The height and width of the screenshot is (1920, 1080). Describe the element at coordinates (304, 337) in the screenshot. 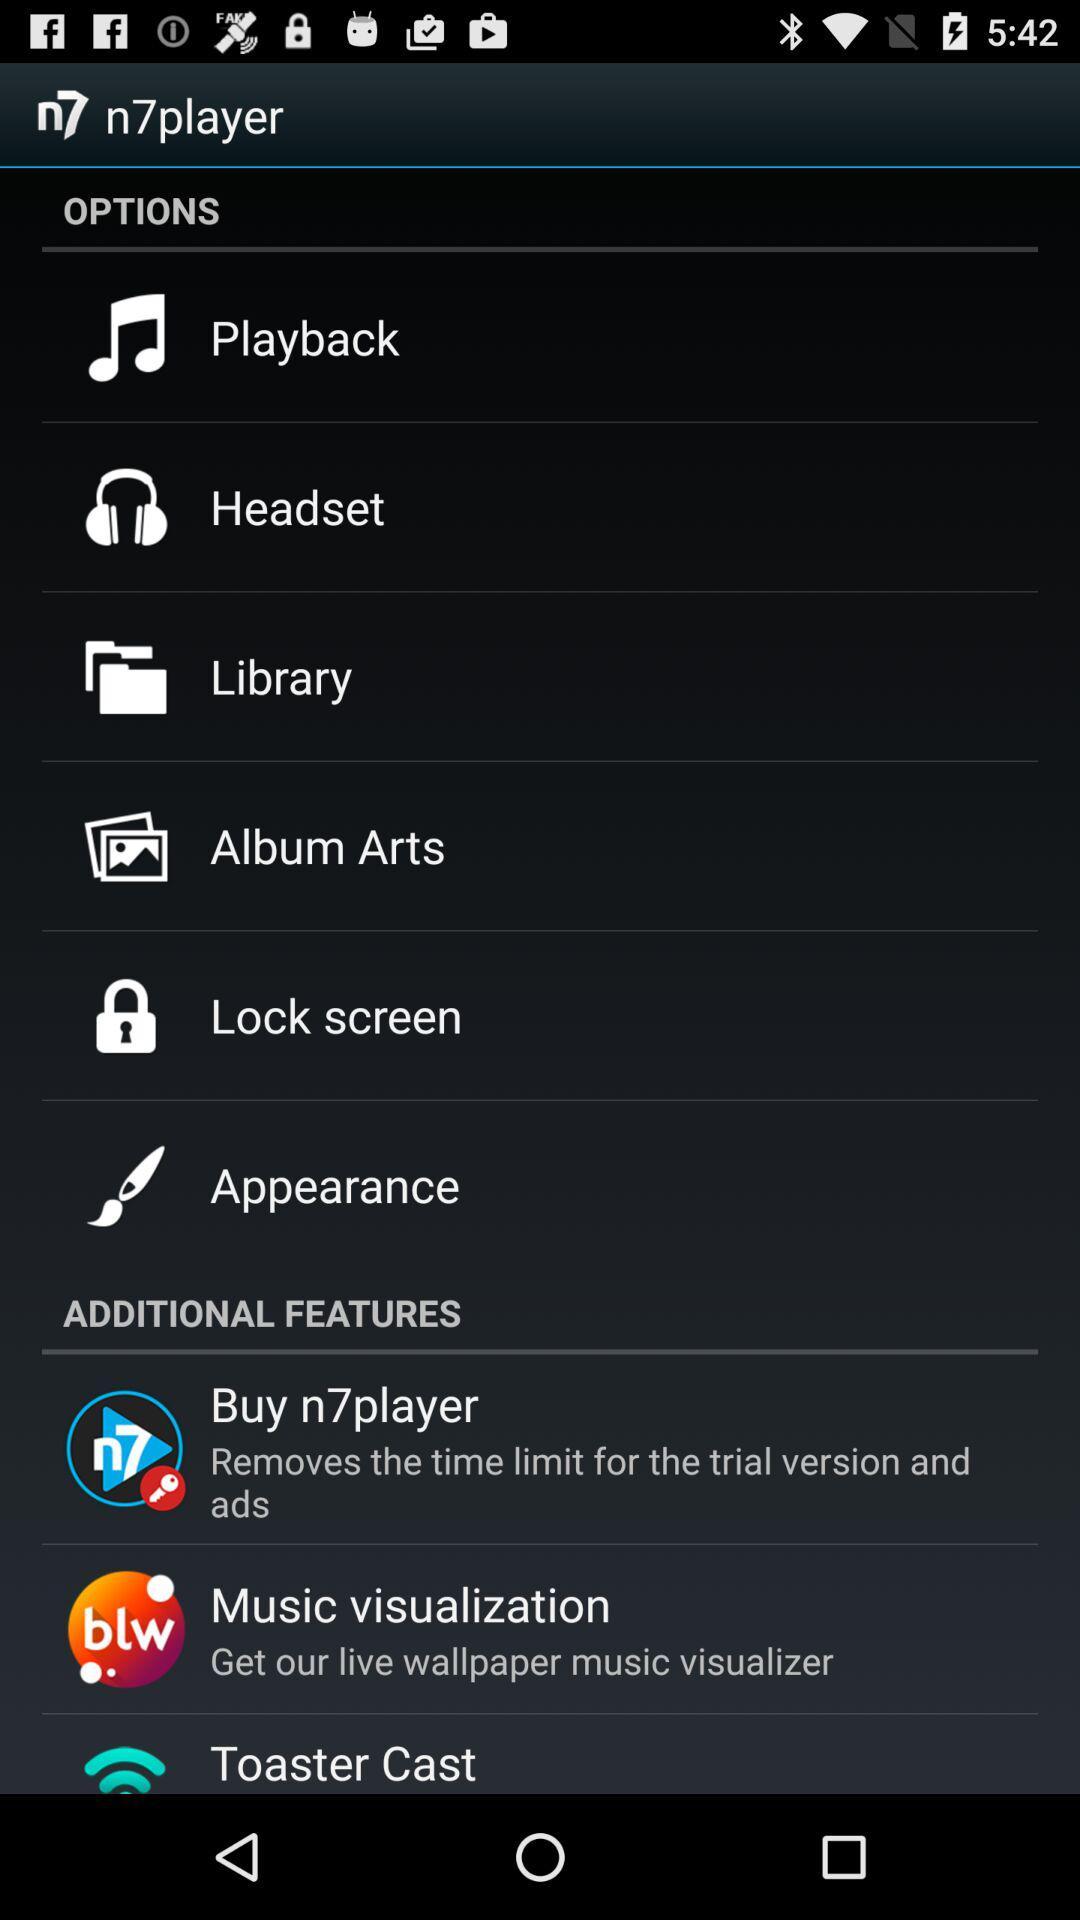

I see `the icon below the options app` at that location.